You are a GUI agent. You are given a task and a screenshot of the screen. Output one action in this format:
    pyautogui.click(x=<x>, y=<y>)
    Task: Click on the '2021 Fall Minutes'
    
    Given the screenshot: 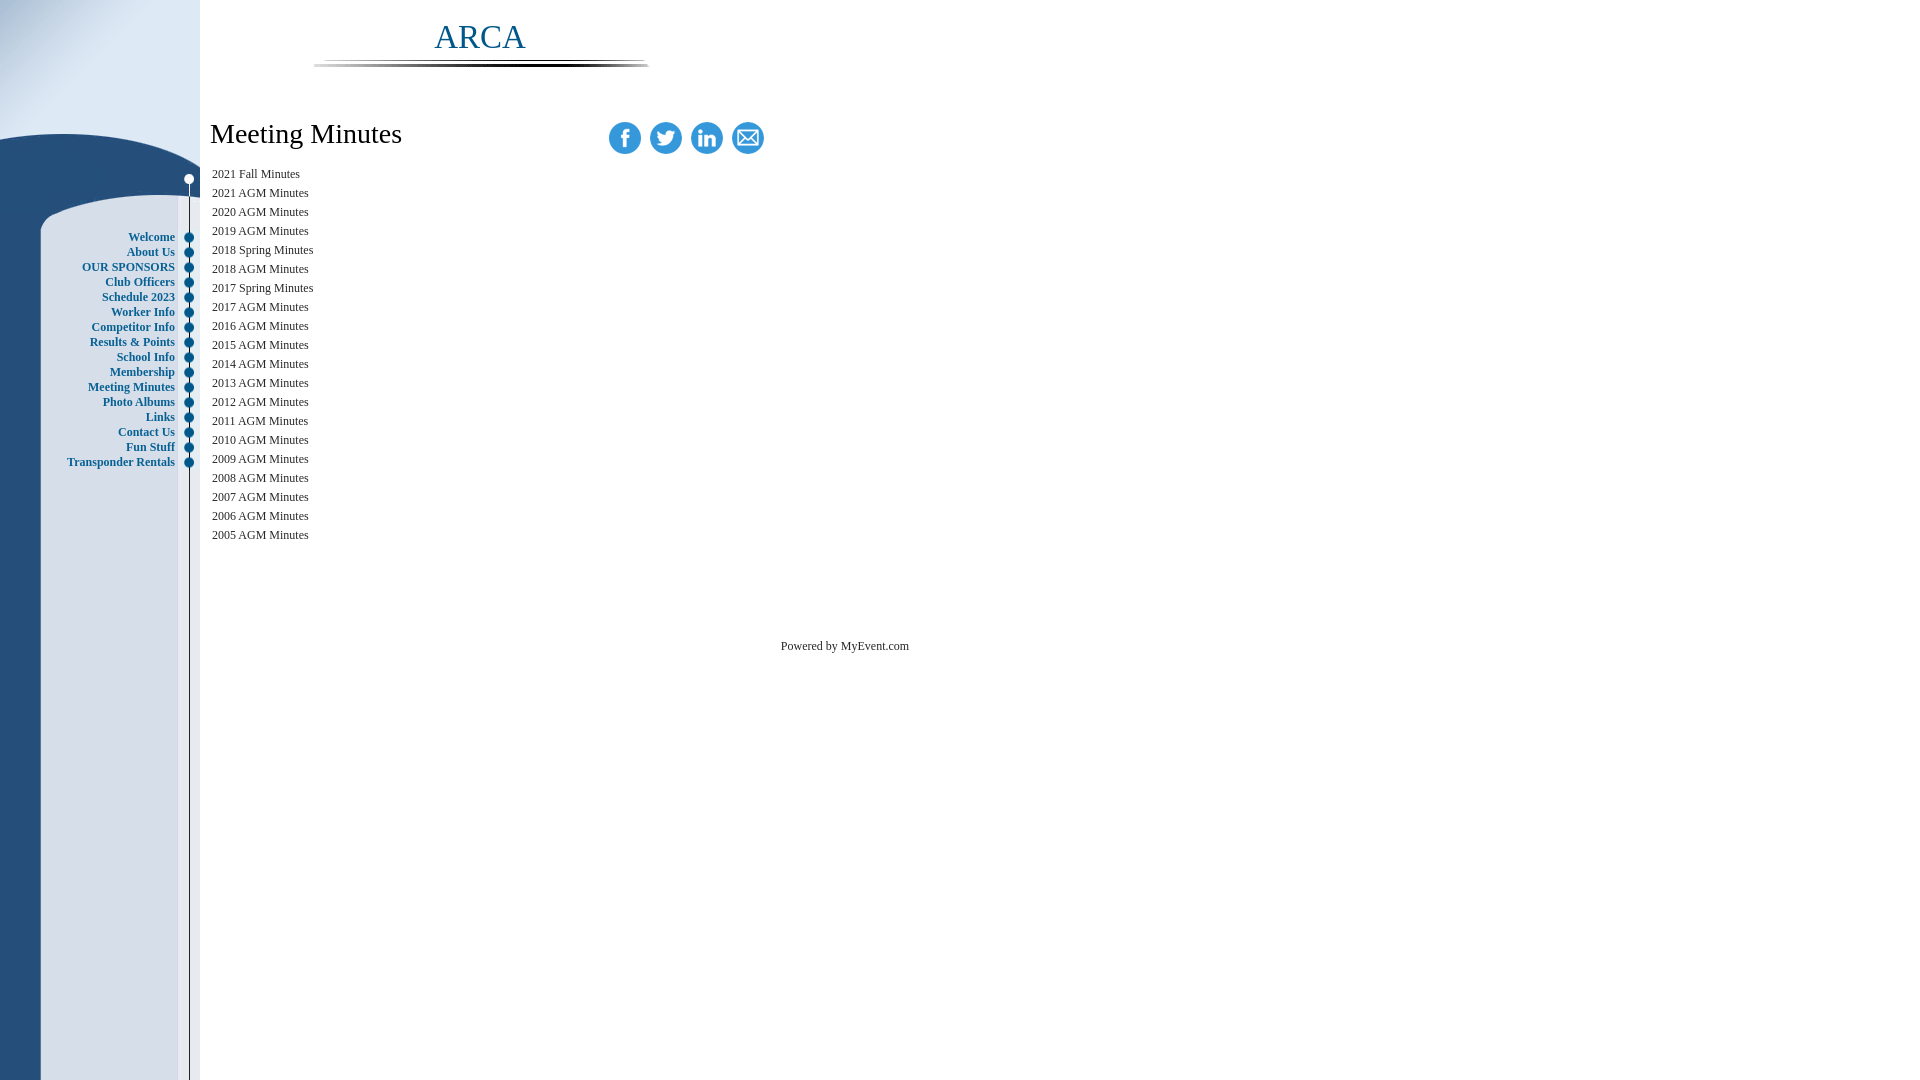 What is the action you would take?
    pyautogui.click(x=254, y=172)
    